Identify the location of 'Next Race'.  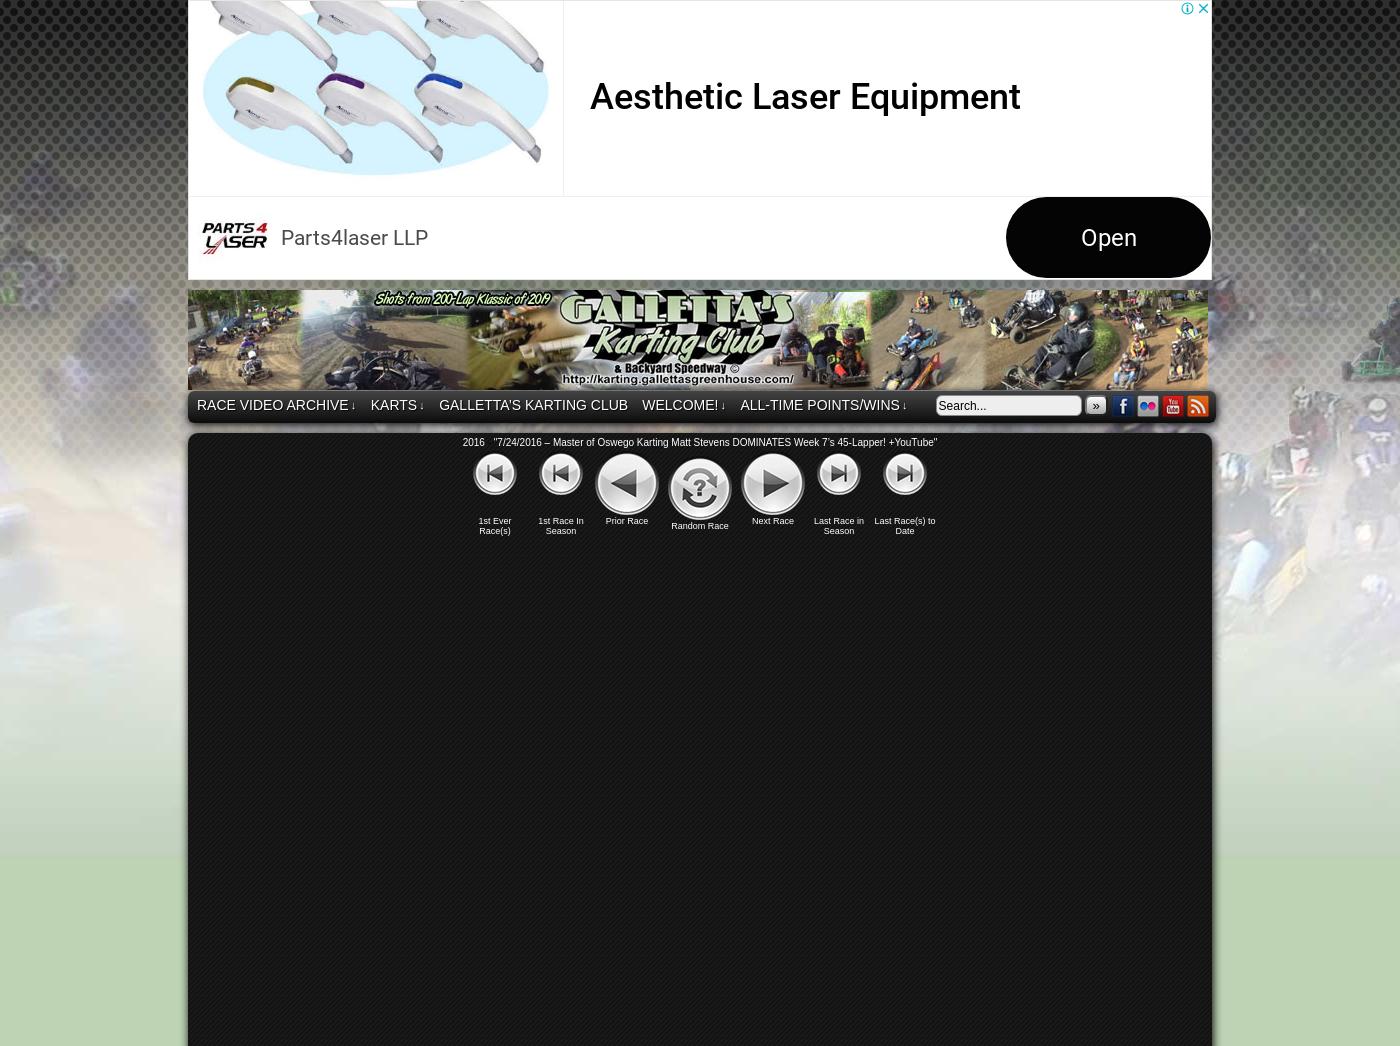
(750, 521).